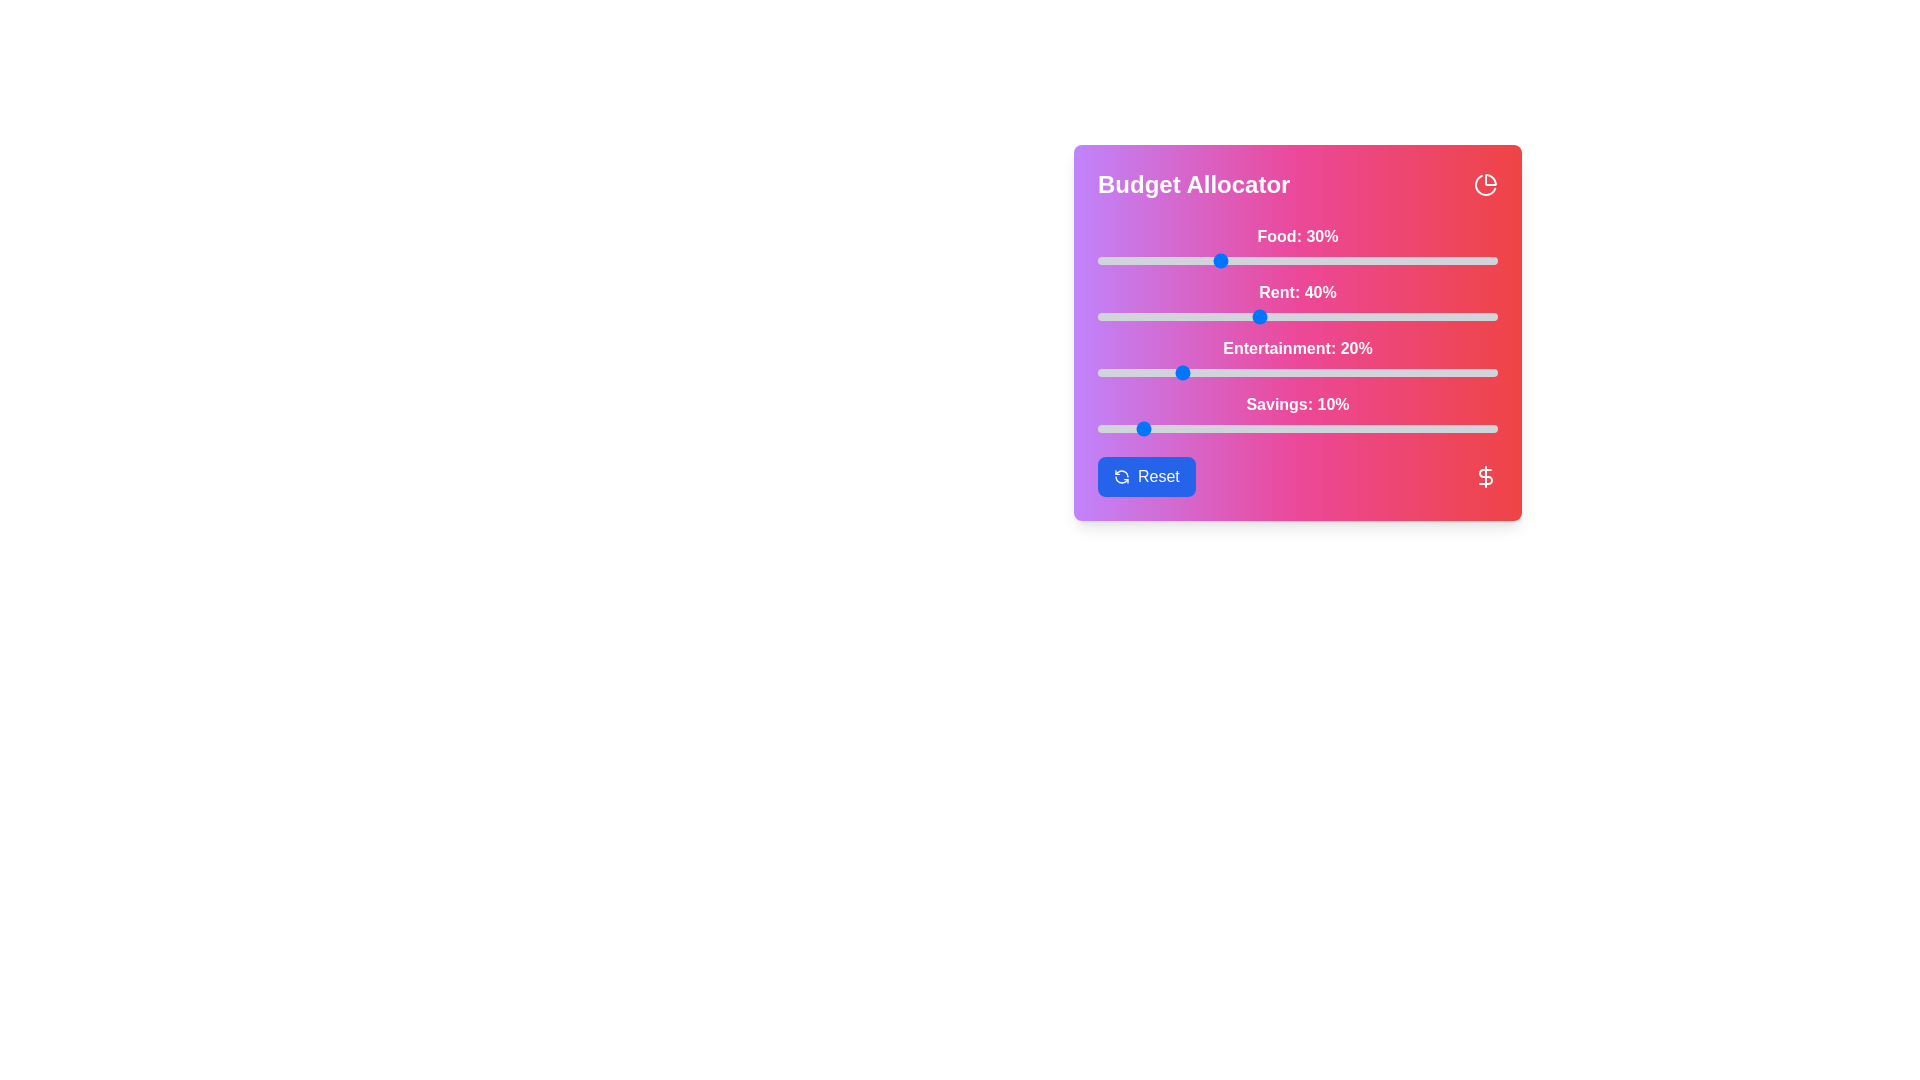 The width and height of the screenshot is (1920, 1080). I want to click on the 'Food' budget slider, so click(1338, 260).